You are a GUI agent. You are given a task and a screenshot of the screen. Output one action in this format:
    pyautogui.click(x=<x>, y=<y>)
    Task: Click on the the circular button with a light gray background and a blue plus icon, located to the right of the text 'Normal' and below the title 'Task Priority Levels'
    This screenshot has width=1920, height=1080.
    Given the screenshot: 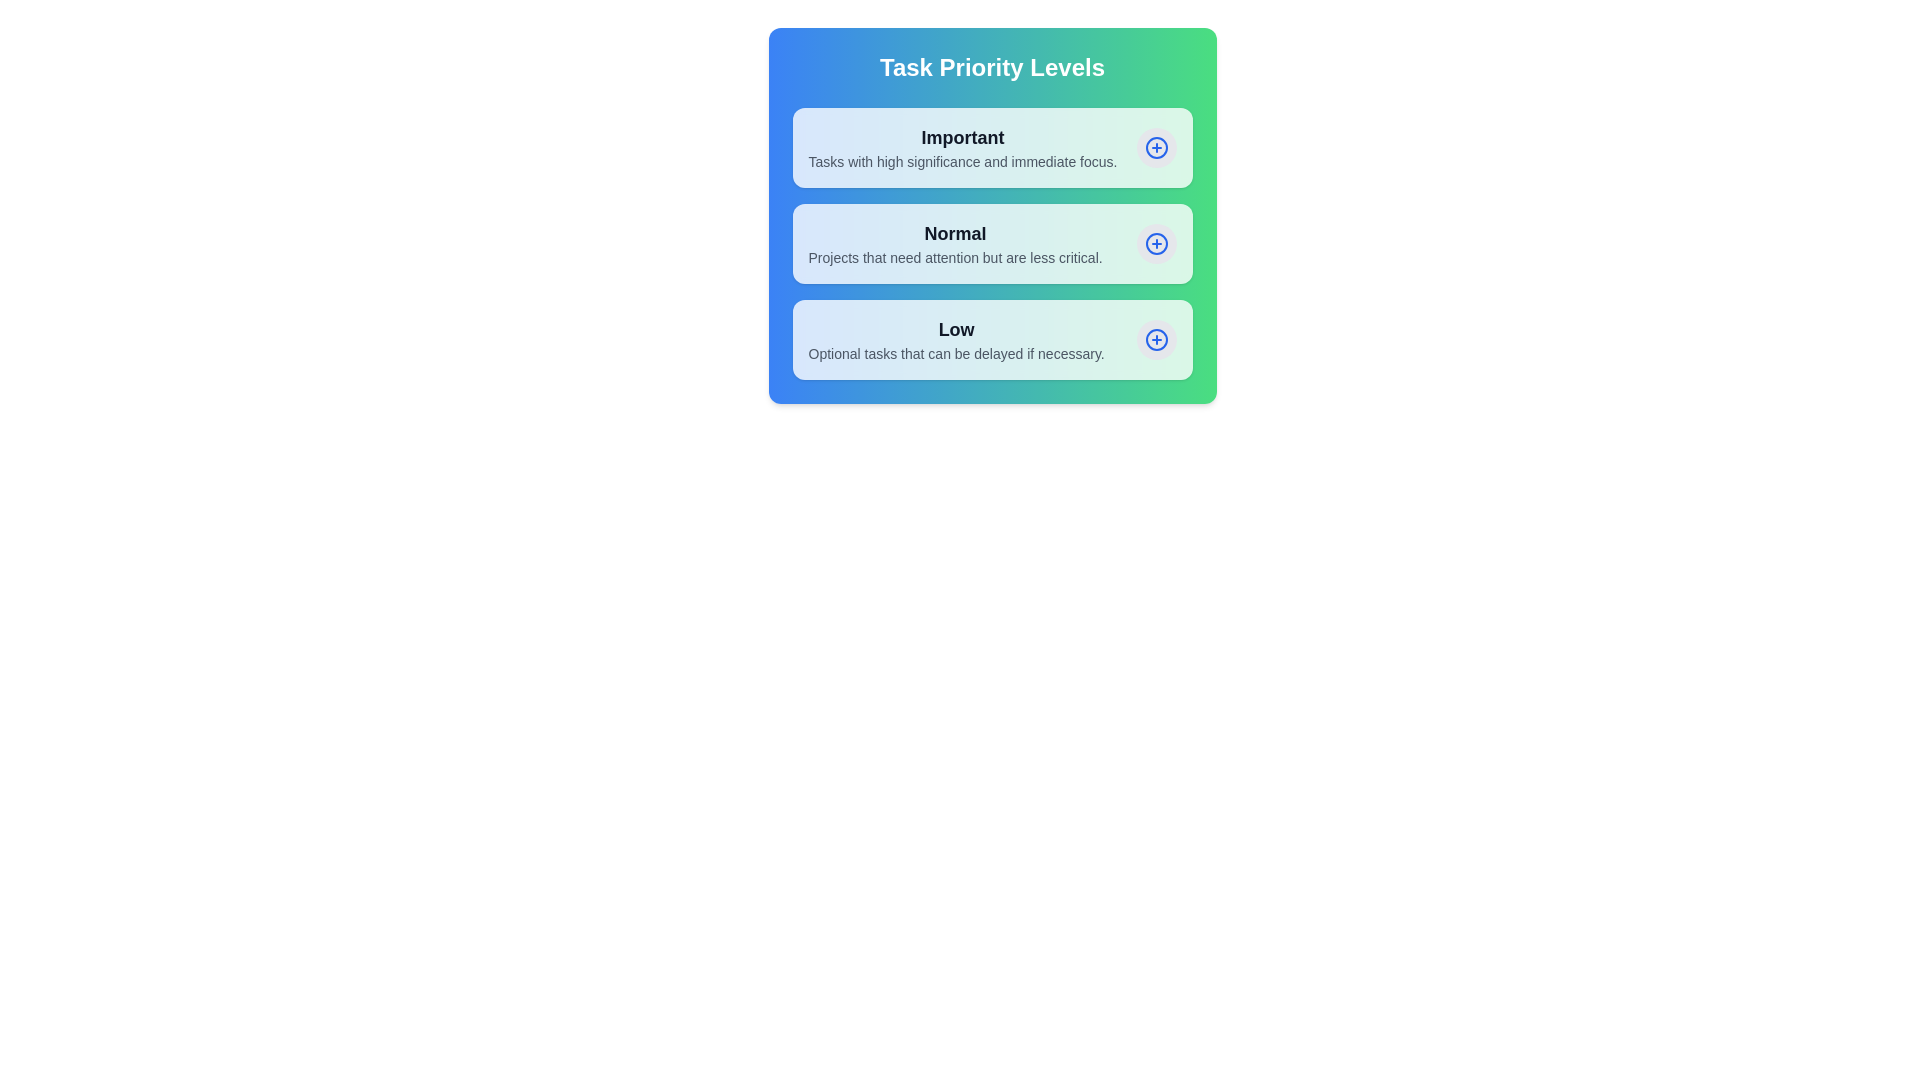 What is the action you would take?
    pyautogui.click(x=1156, y=242)
    